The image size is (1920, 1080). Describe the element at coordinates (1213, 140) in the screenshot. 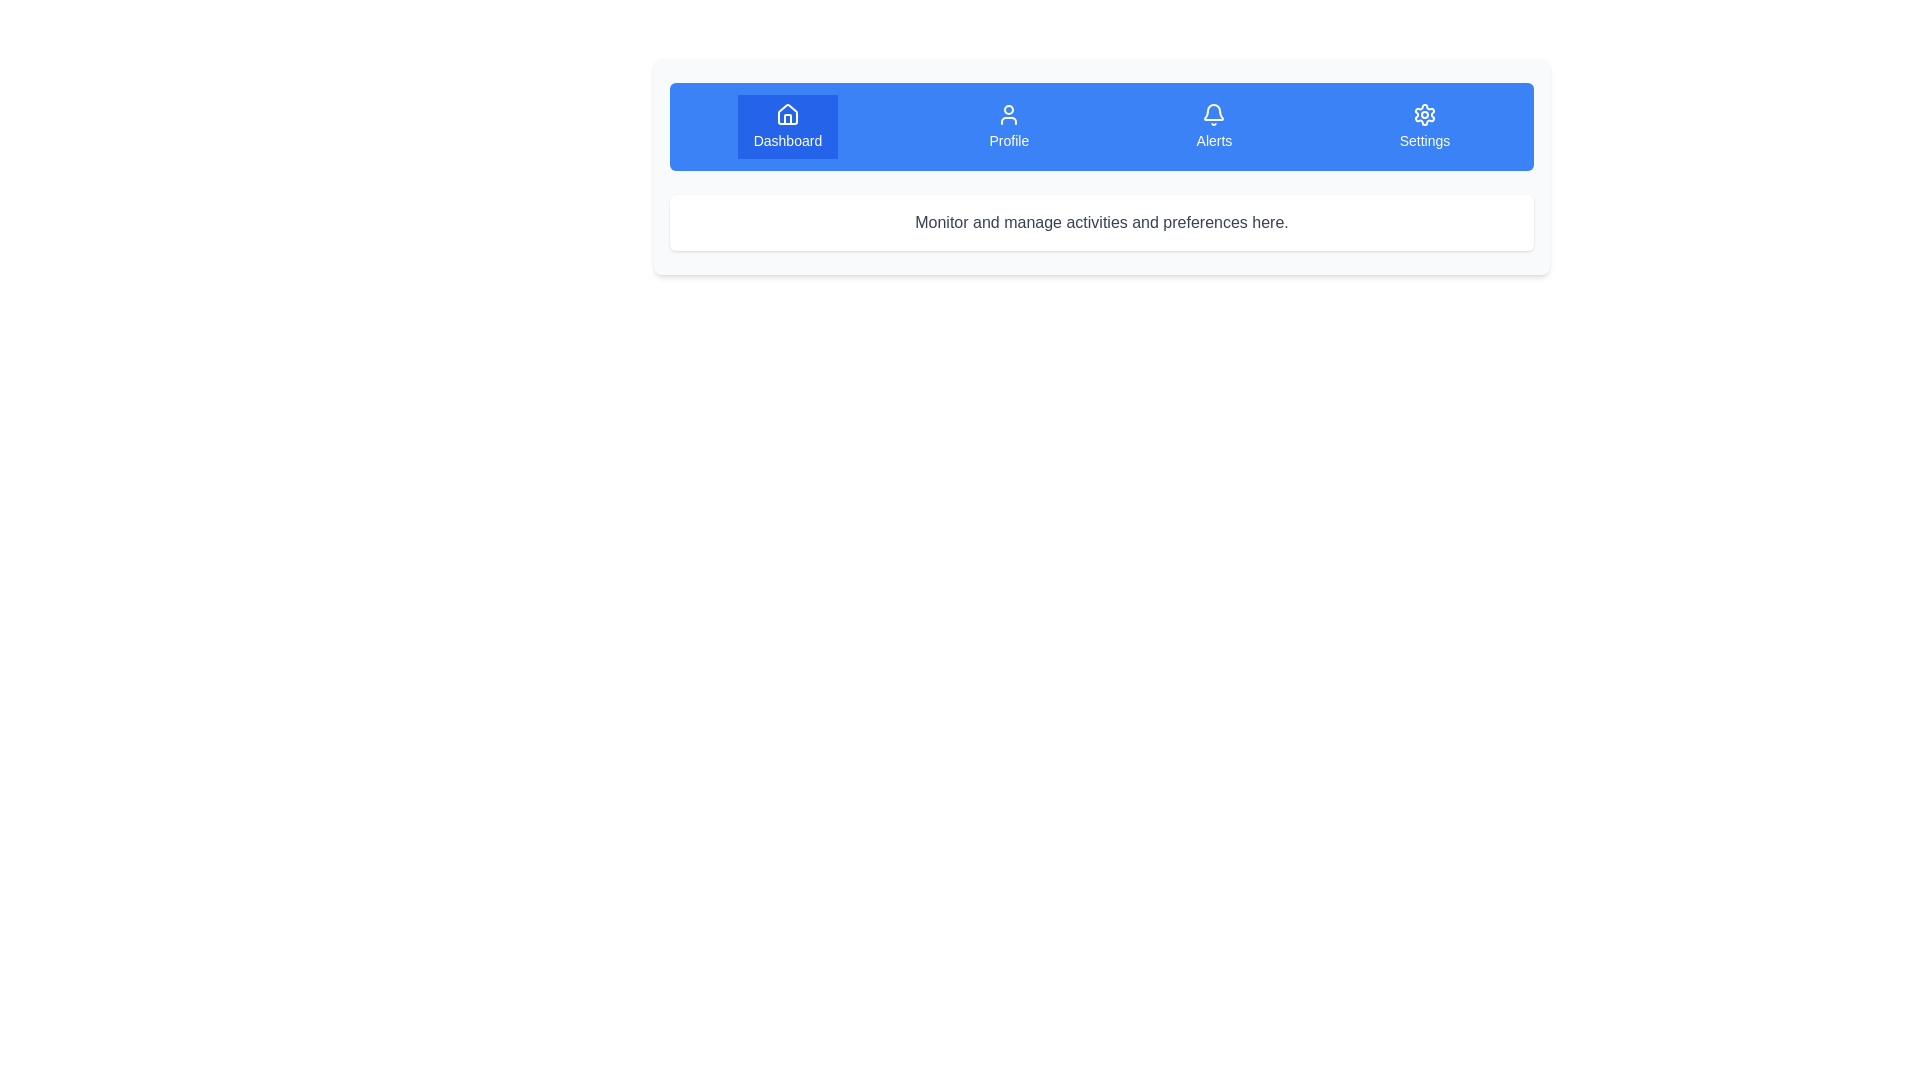

I see `the 'Alerts' text label located in the navigation bar, which indicates the alerts section and is positioned directly beneath the bell icon` at that location.